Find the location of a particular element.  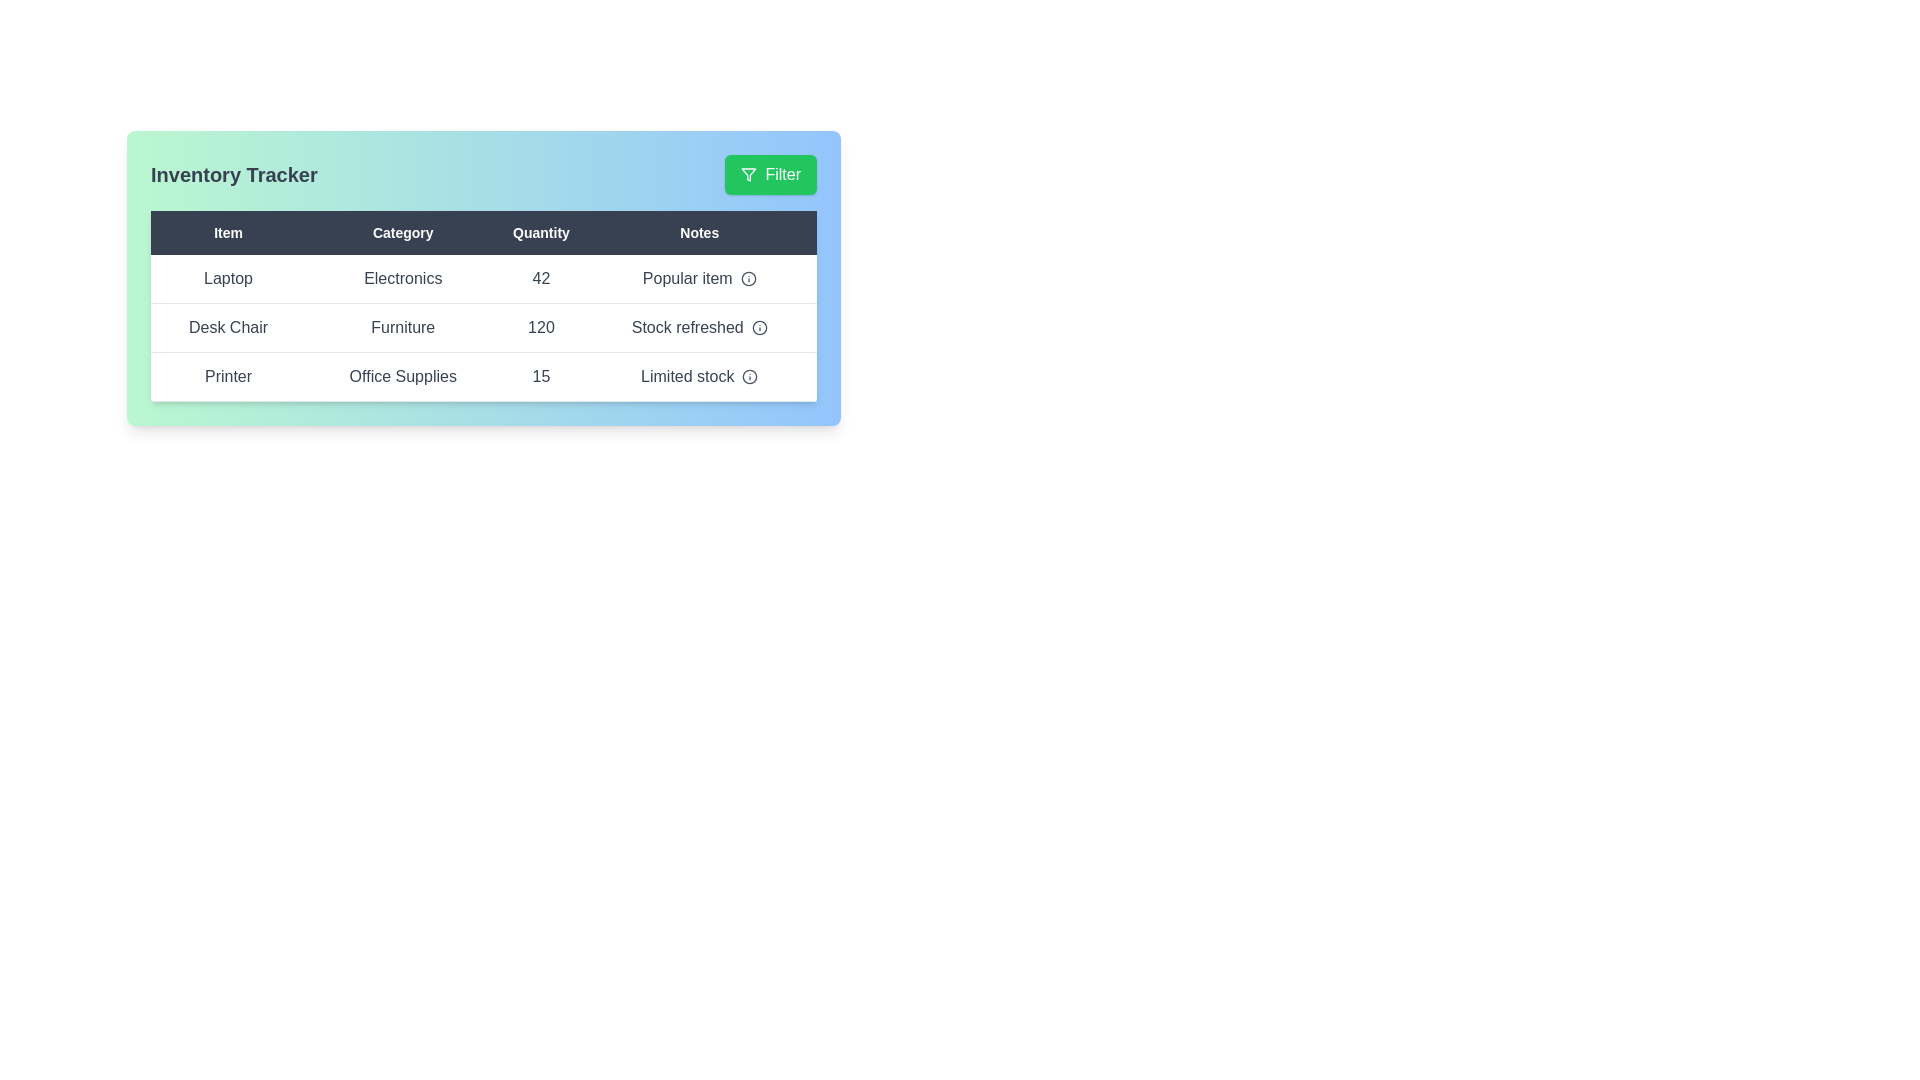

the cell containing Limited stock to select its text is located at coordinates (699, 377).